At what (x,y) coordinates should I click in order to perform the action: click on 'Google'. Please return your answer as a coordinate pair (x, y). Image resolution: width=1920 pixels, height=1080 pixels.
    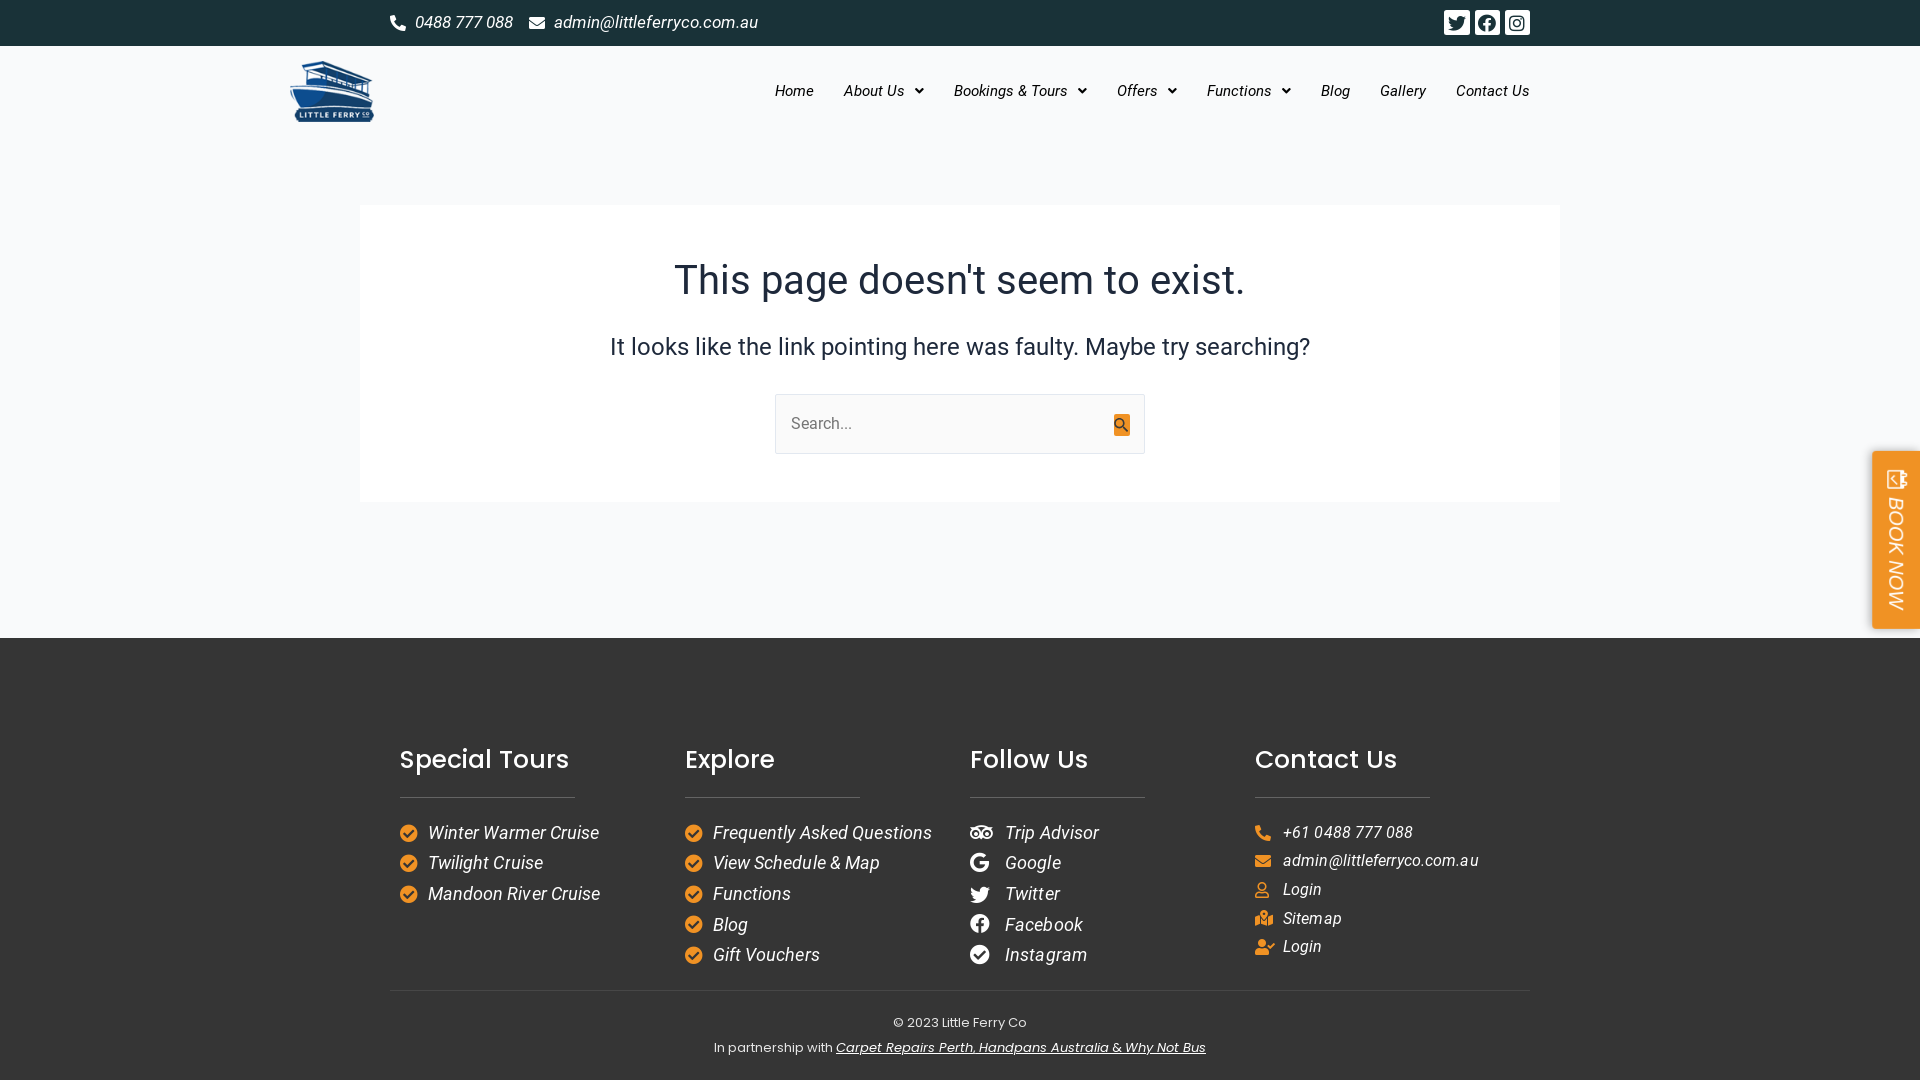
    Looking at the image, I should click on (1101, 862).